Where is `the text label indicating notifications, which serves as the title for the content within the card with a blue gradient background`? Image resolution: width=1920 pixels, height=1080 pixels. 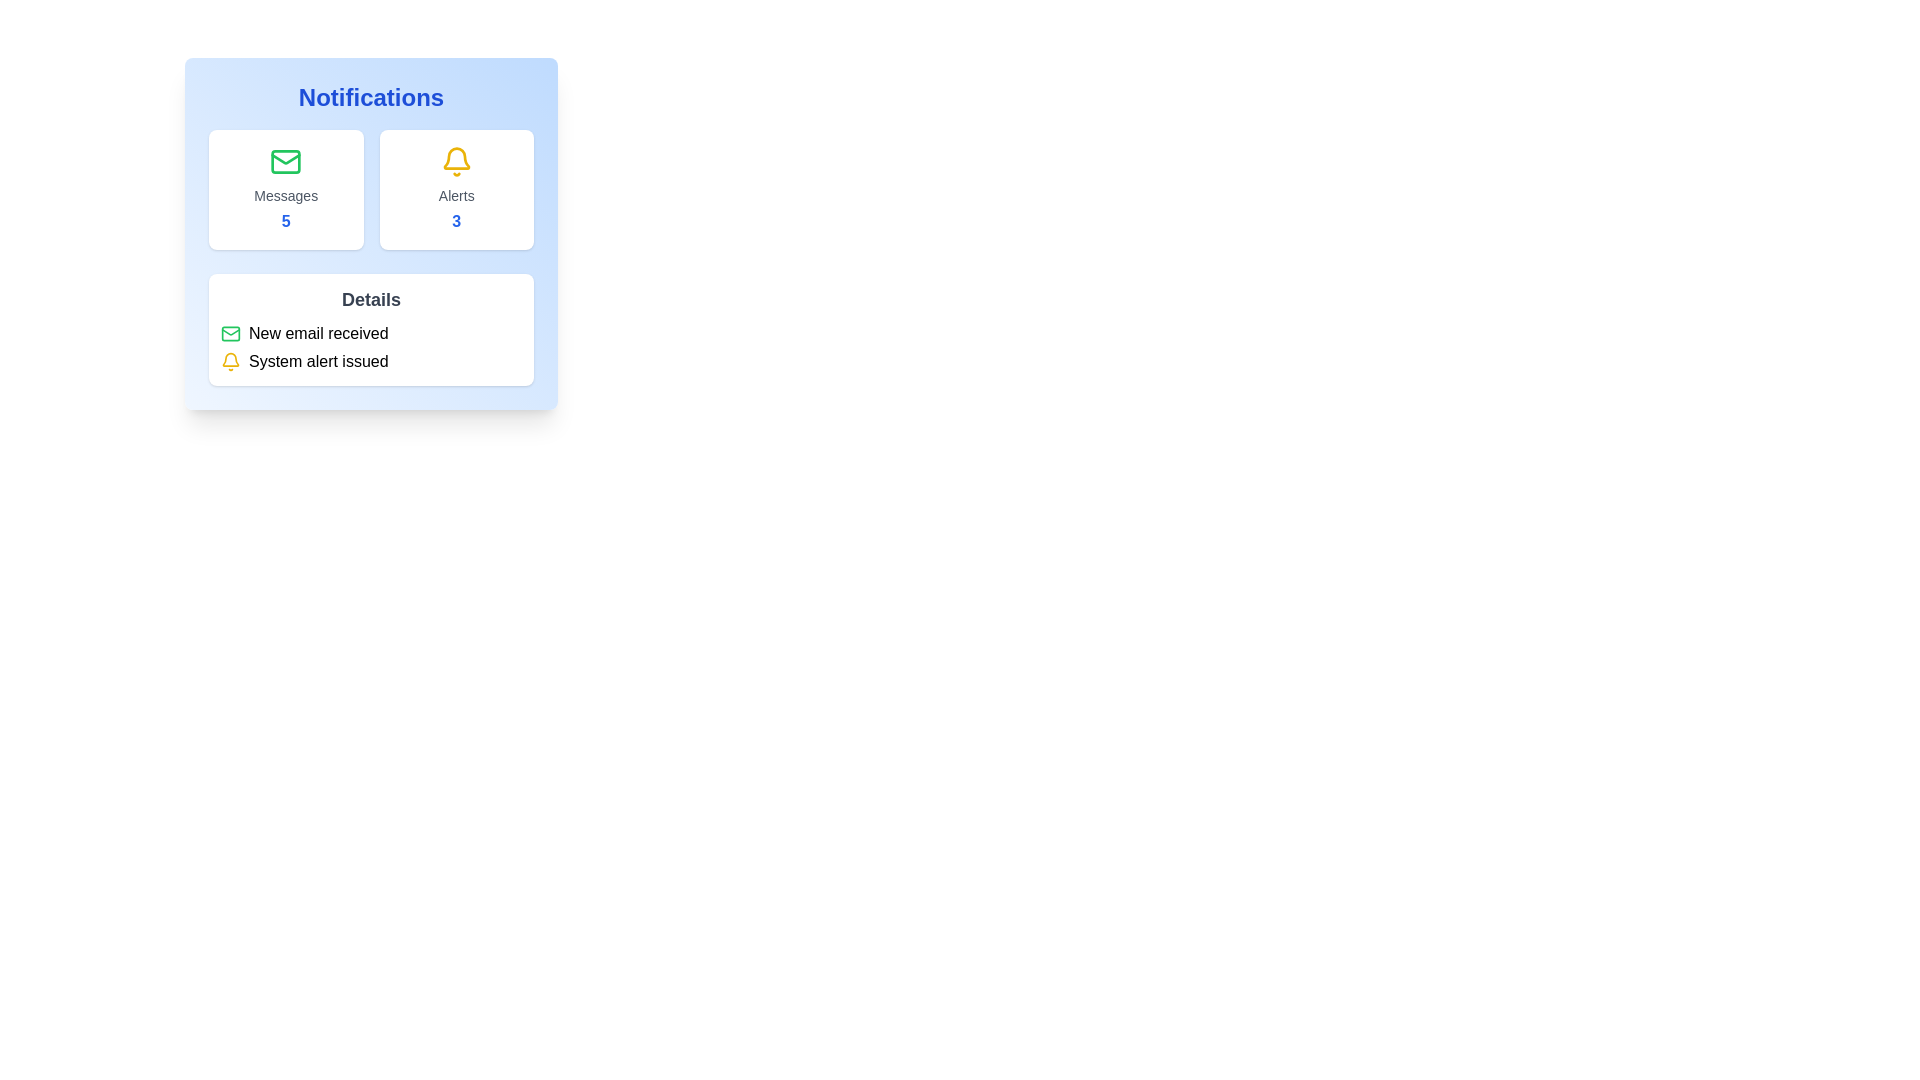 the text label indicating notifications, which serves as the title for the content within the card with a blue gradient background is located at coordinates (371, 97).